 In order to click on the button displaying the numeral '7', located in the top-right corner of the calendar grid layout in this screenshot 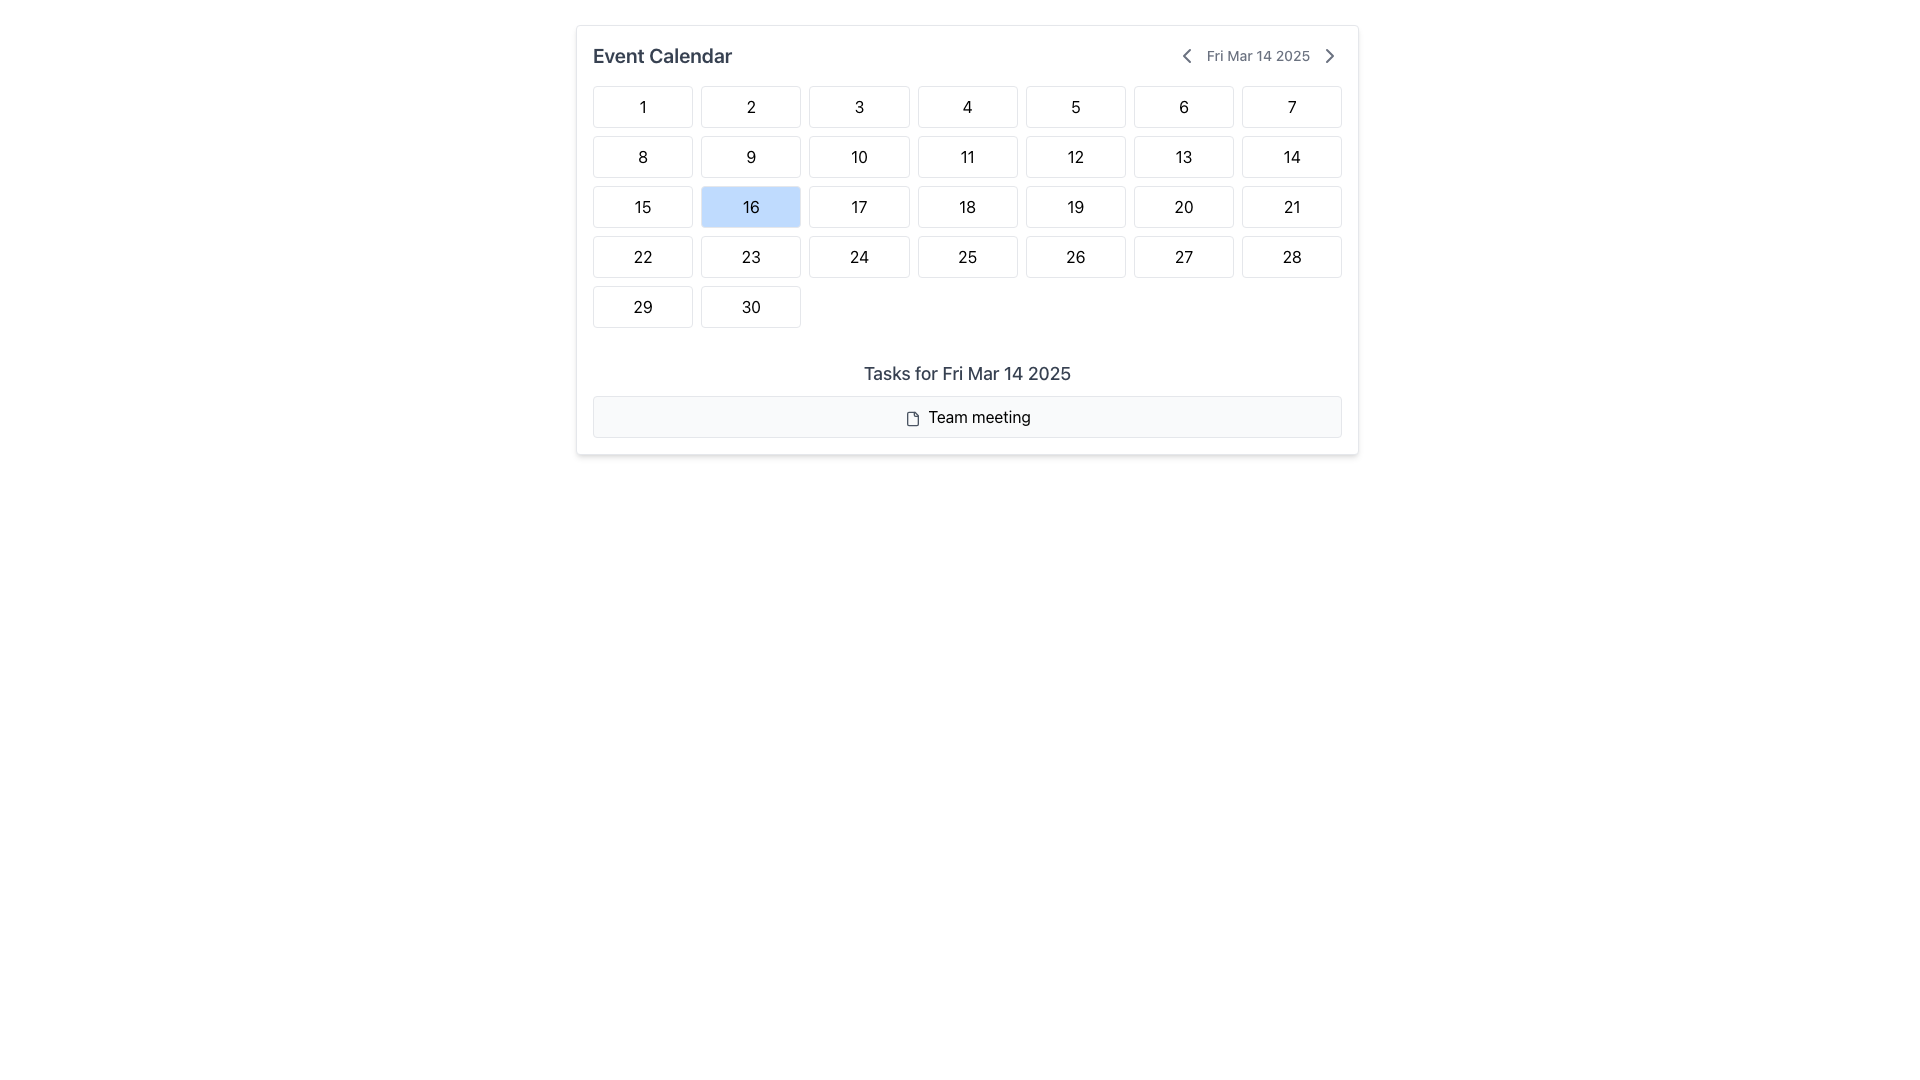, I will do `click(1292, 107)`.